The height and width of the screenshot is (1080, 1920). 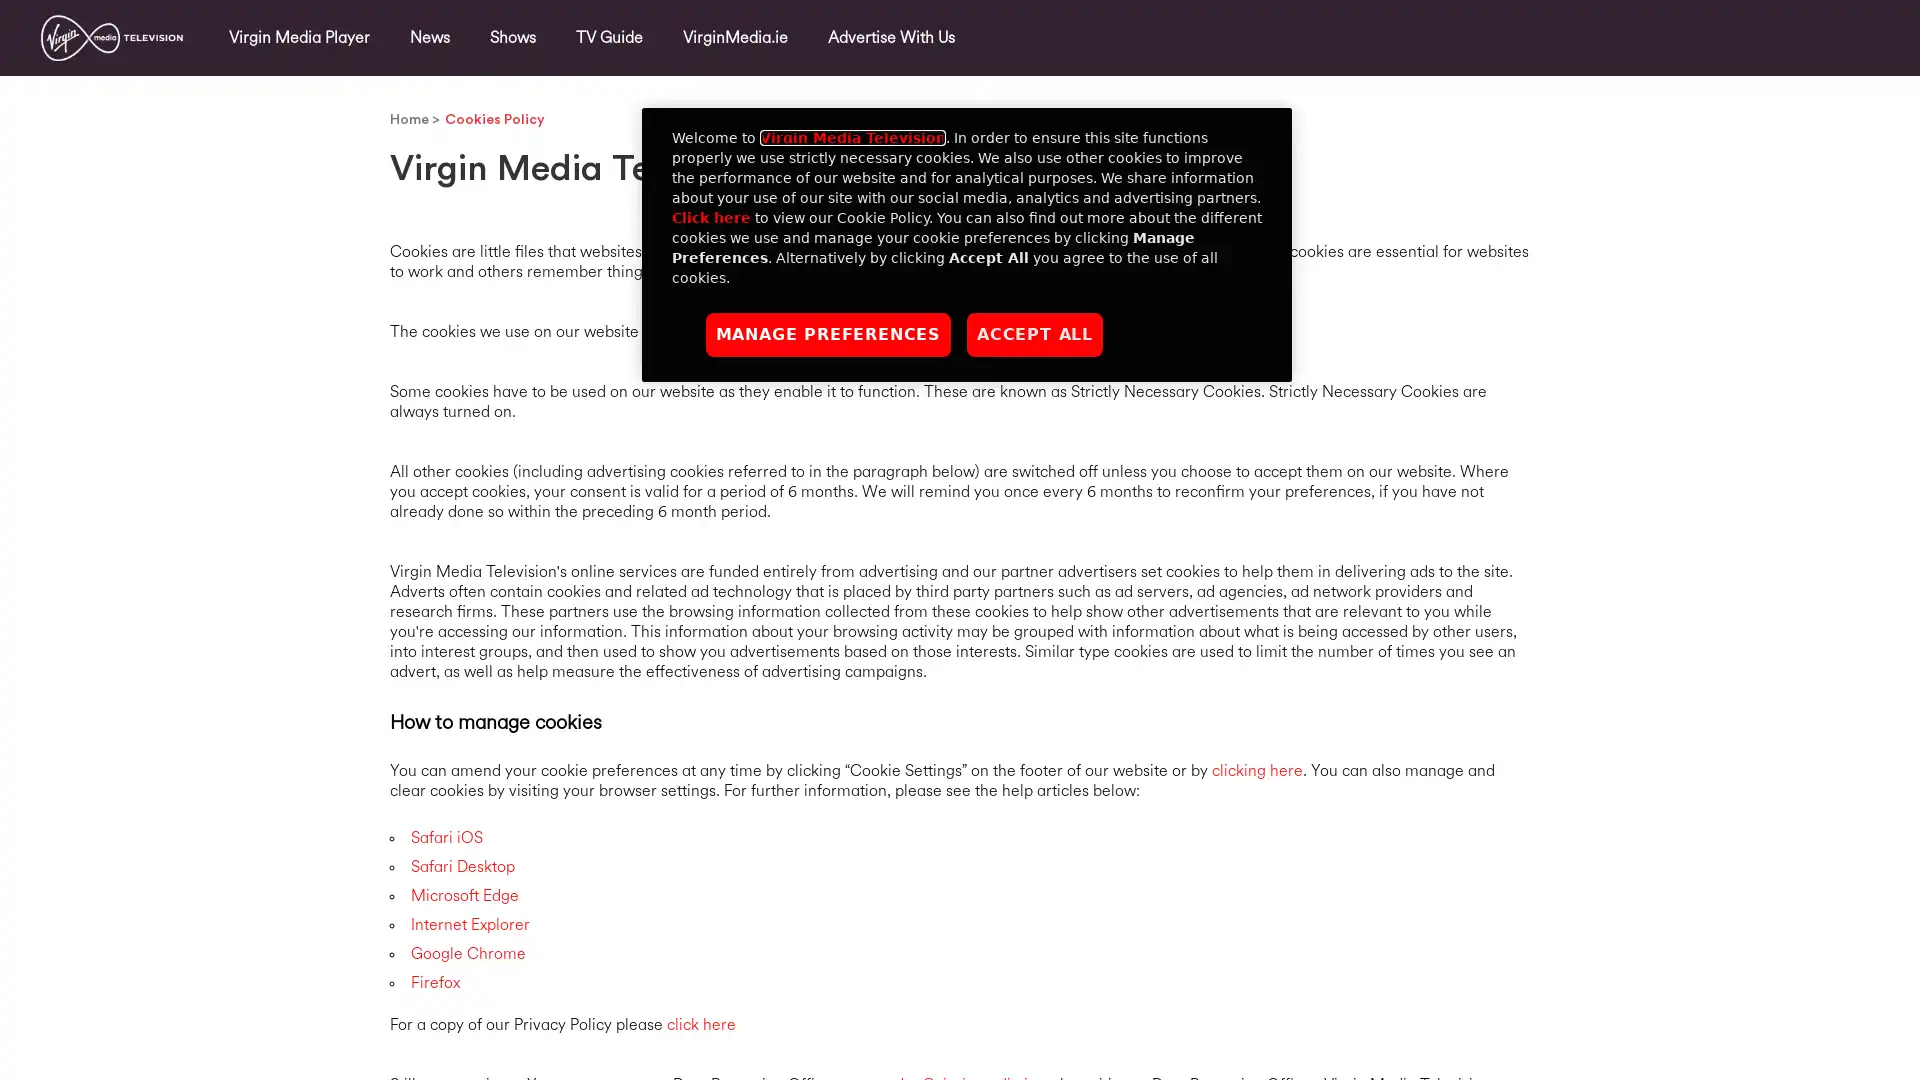 What do you see at coordinates (828, 334) in the screenshot?
I see `MANAGE PREFERENCES` at bounding box center [828, 334].